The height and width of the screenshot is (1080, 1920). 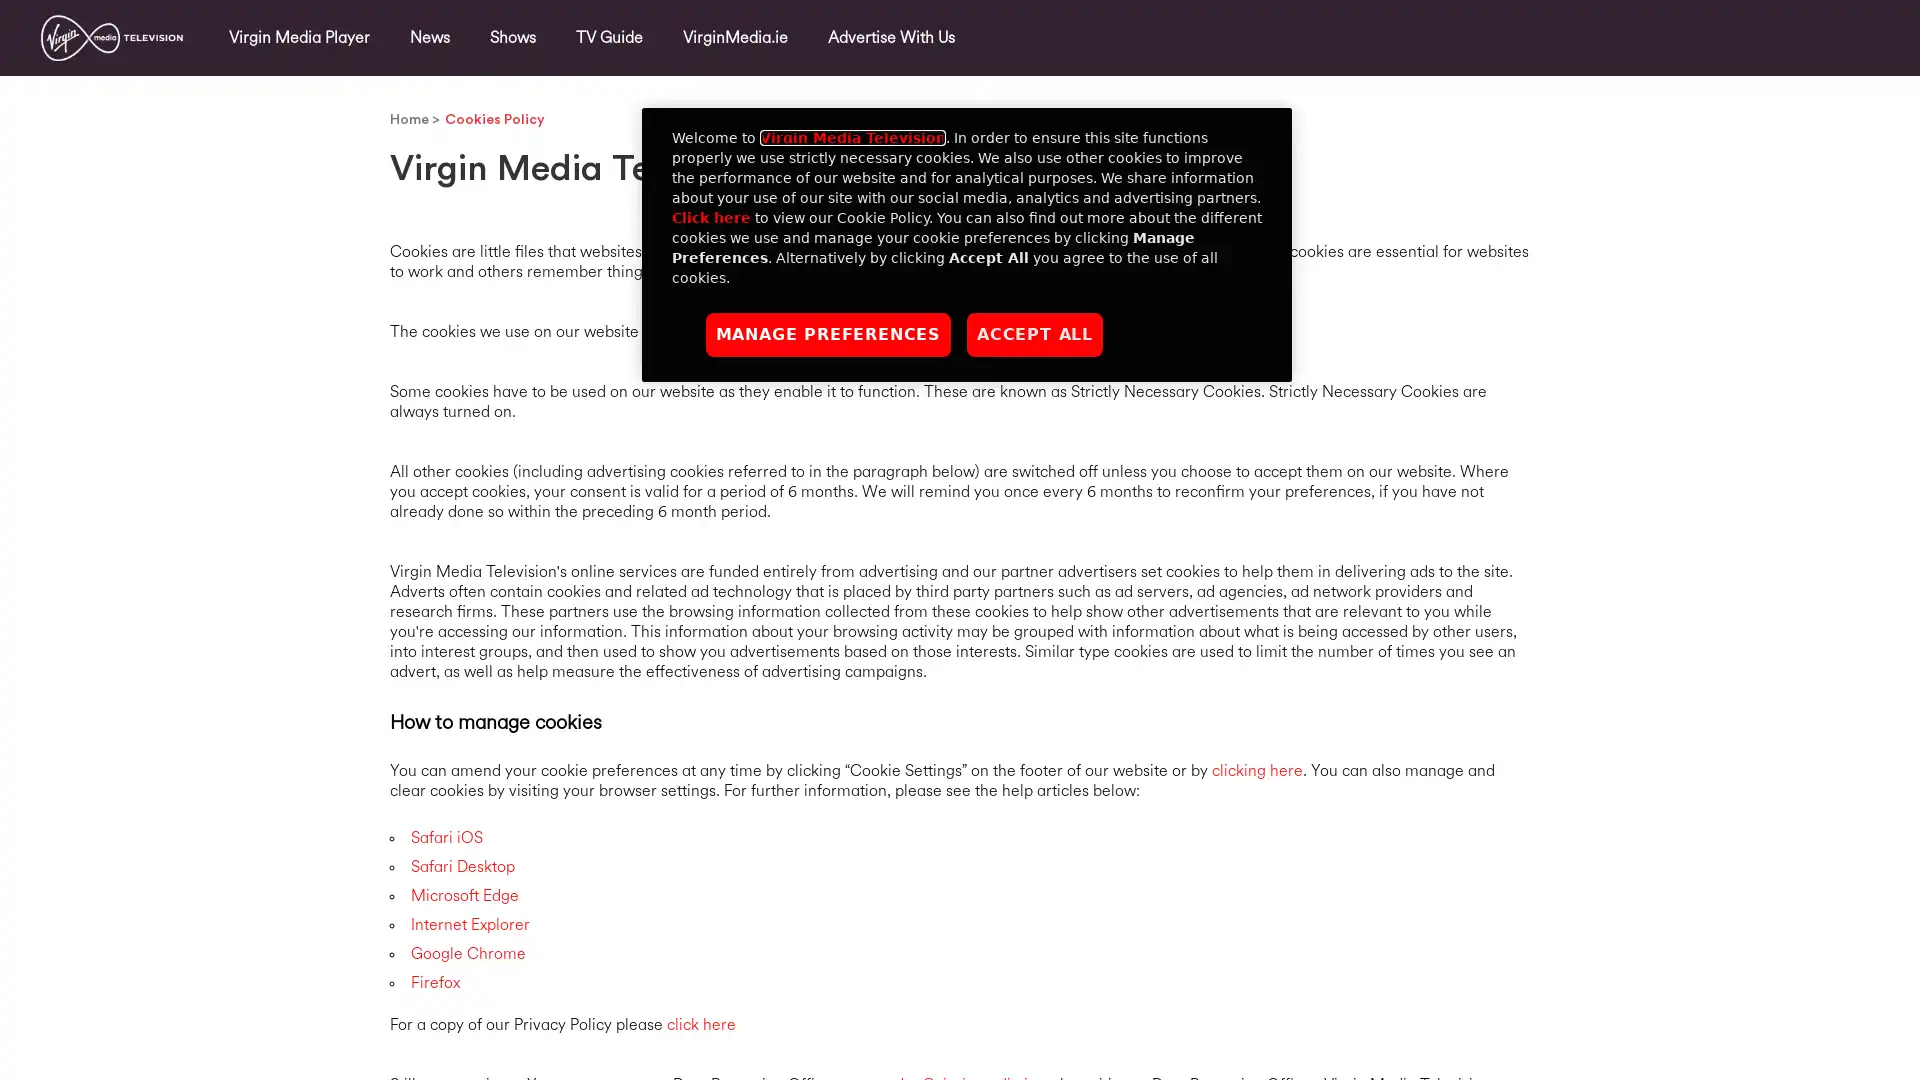 What do you see at coordinates (828, 334) in the screenshot?
I see `MANAGE PREFERENCES` at bounding box center [828, 334].